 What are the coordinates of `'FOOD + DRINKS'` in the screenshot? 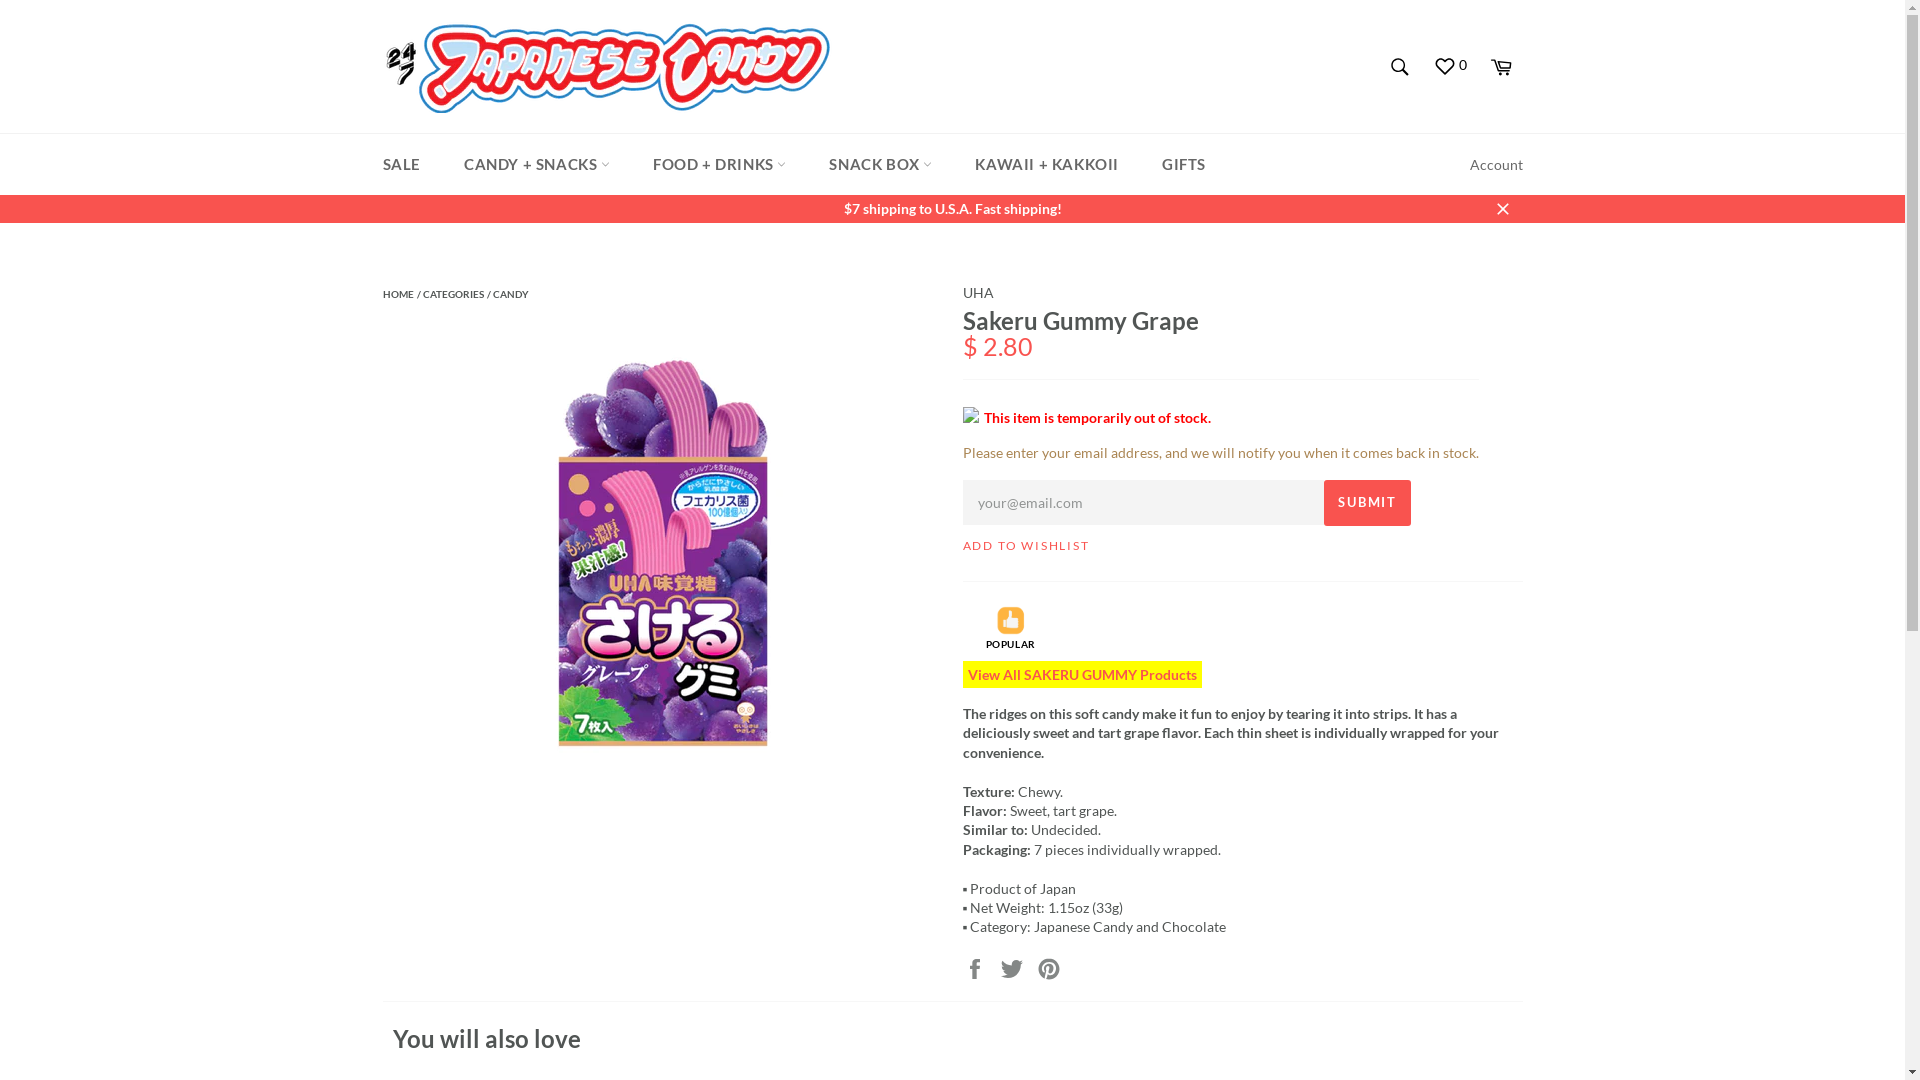 It's located at (719, 163).